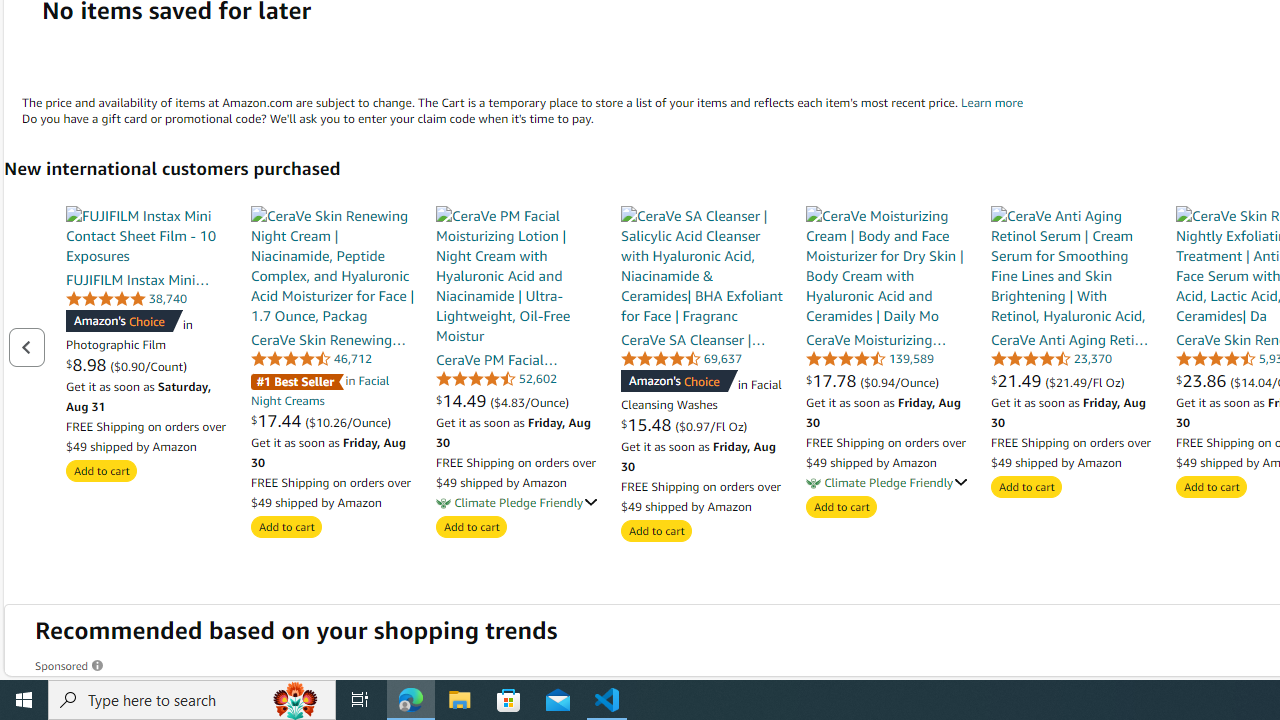 The height and width of the screenshot is (720, 1280). What do you see at coordinates (898, 381) in the screenshot?
I see `'($0.94/Ounce)'` at bounding box center [898, 381].